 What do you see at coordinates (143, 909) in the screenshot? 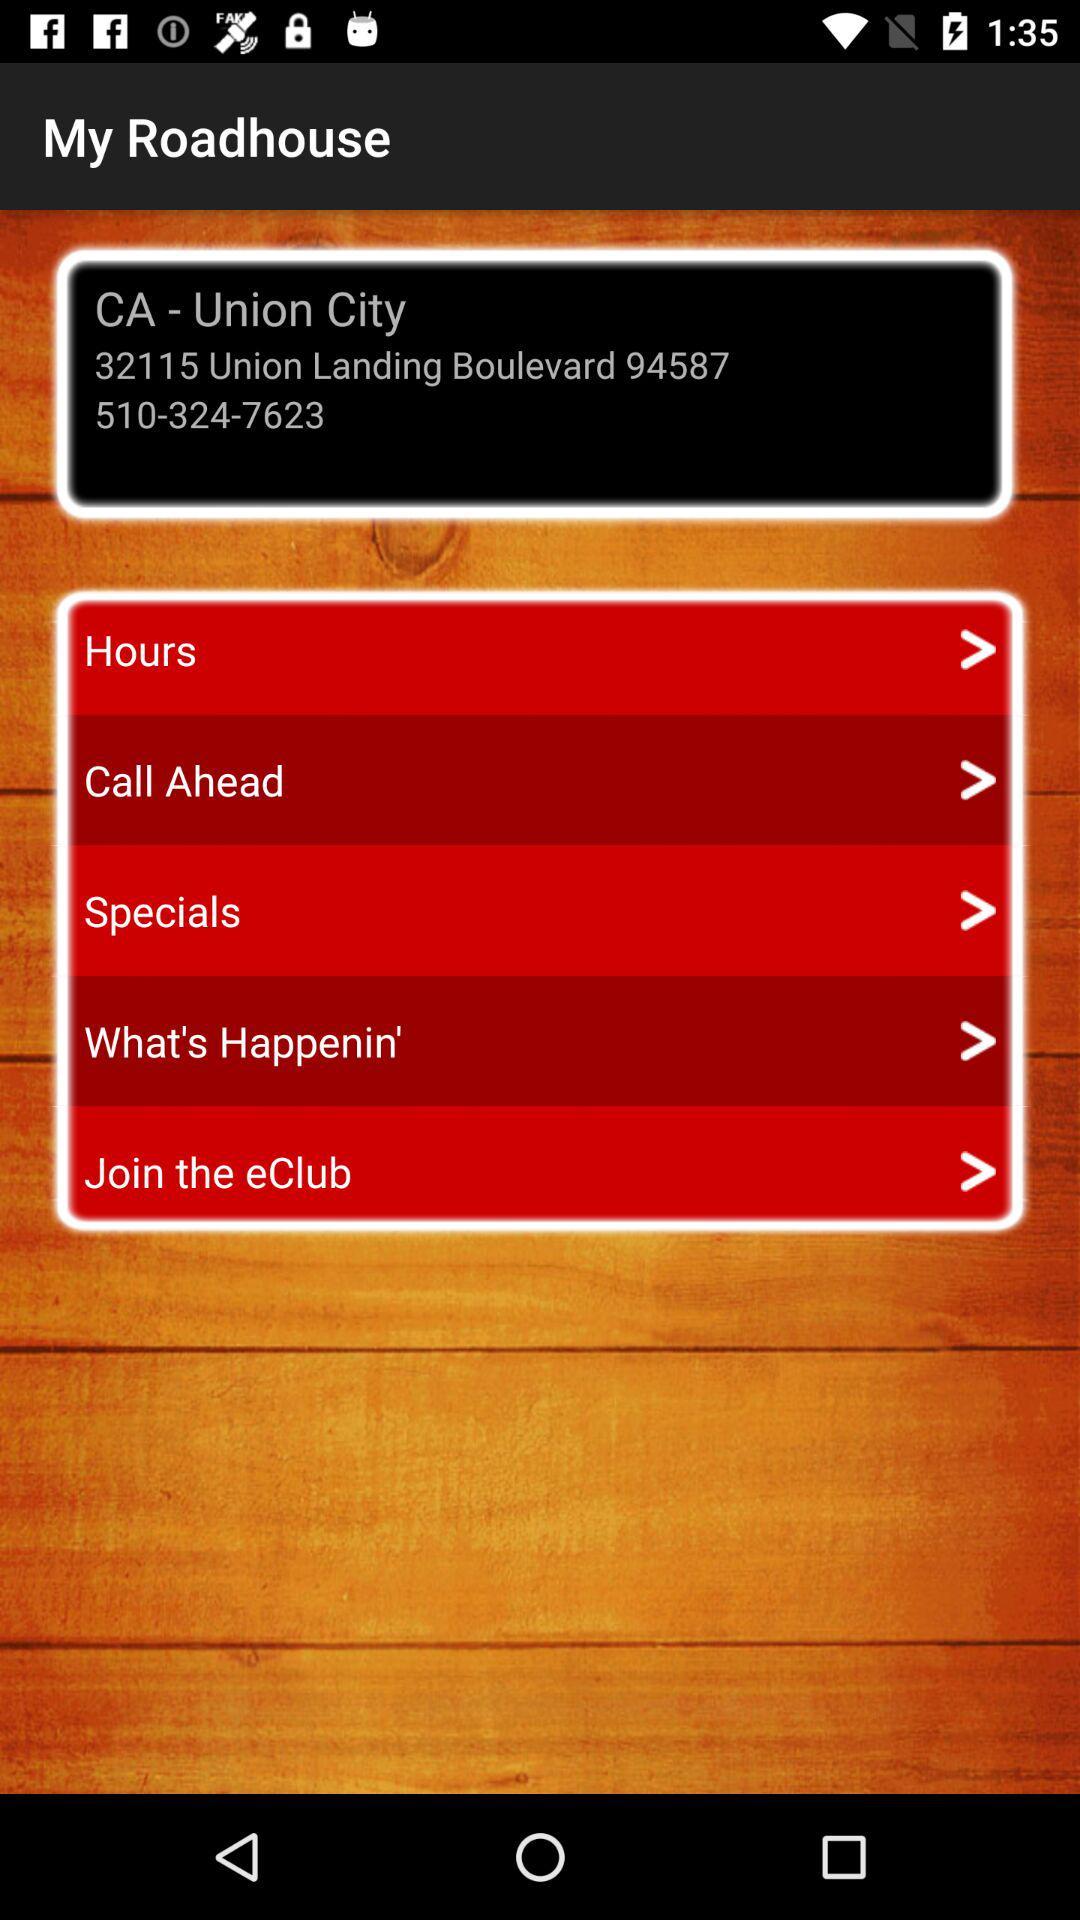
I see `item below call ahead app` at bounding box center [143, 909].